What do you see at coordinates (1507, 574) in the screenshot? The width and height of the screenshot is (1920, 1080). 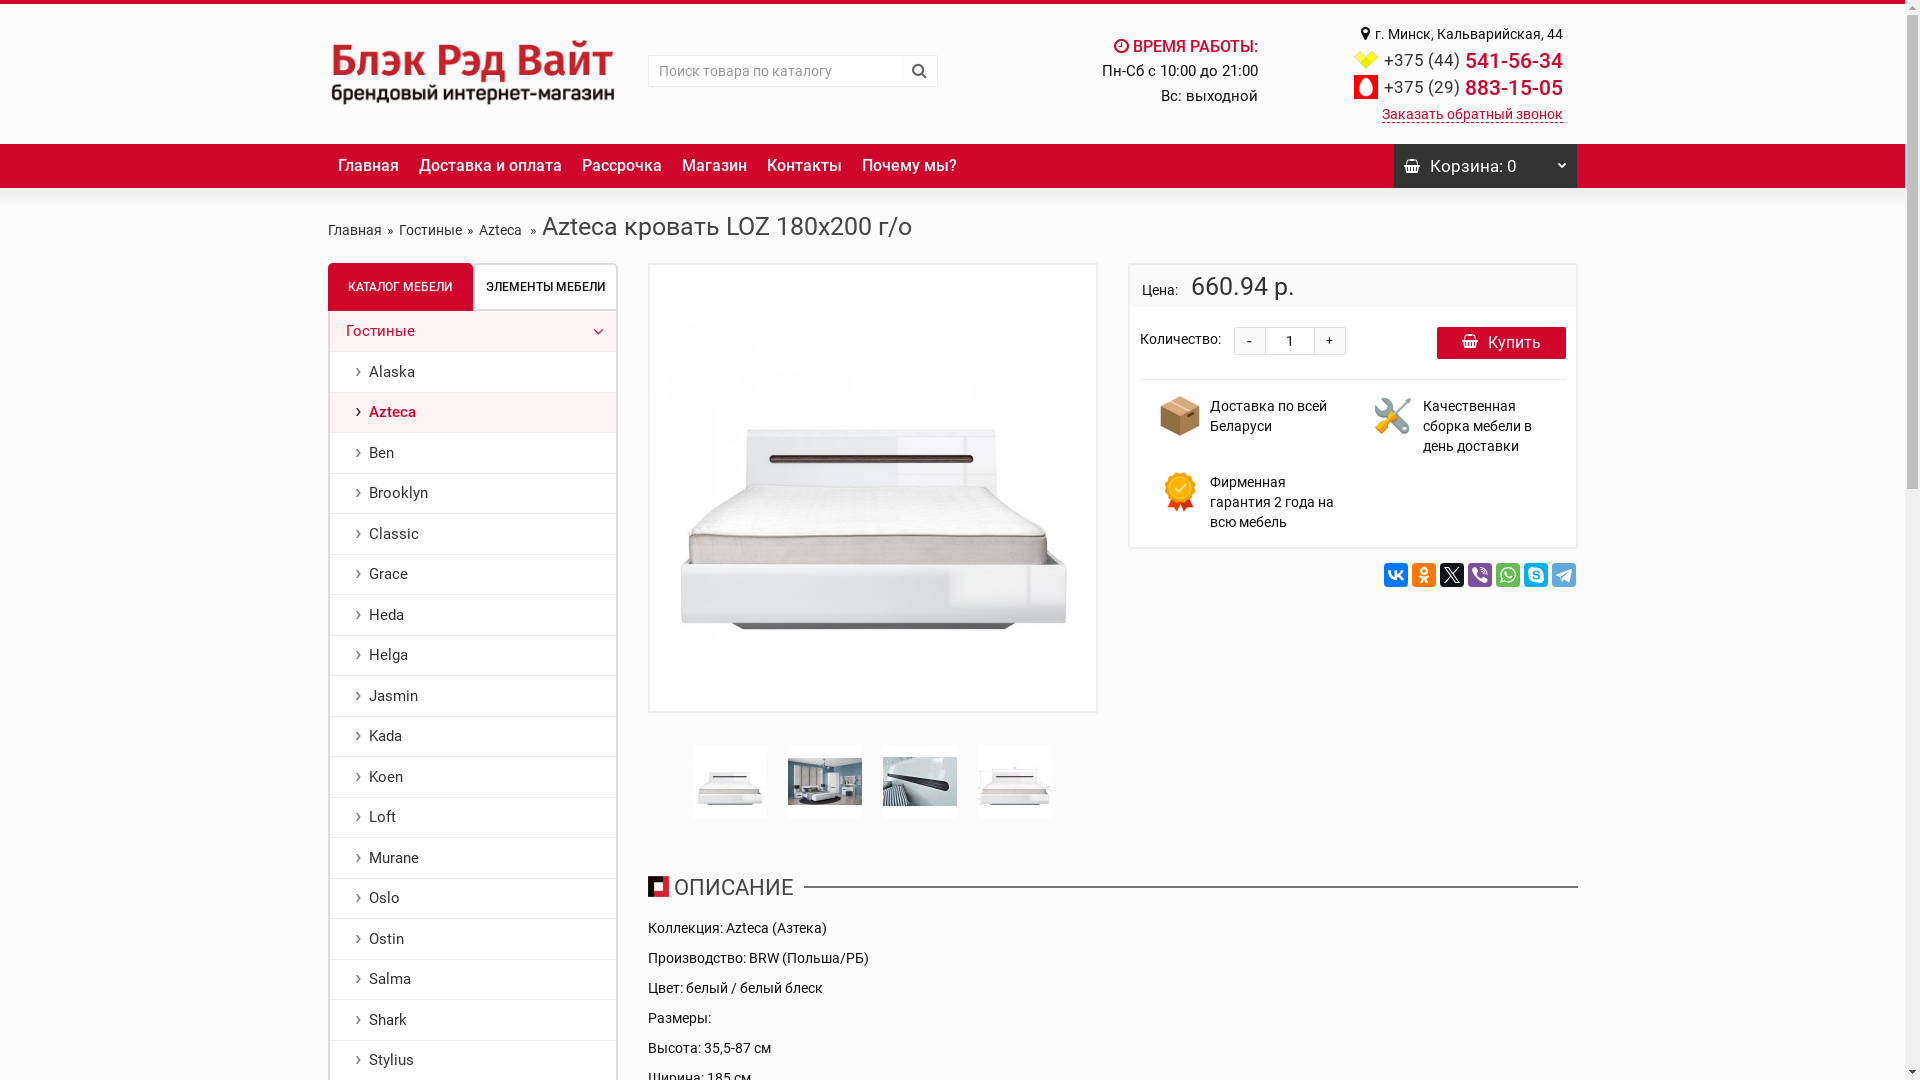 I see `'WhatsApp'` at bounding box center [1507, 574].